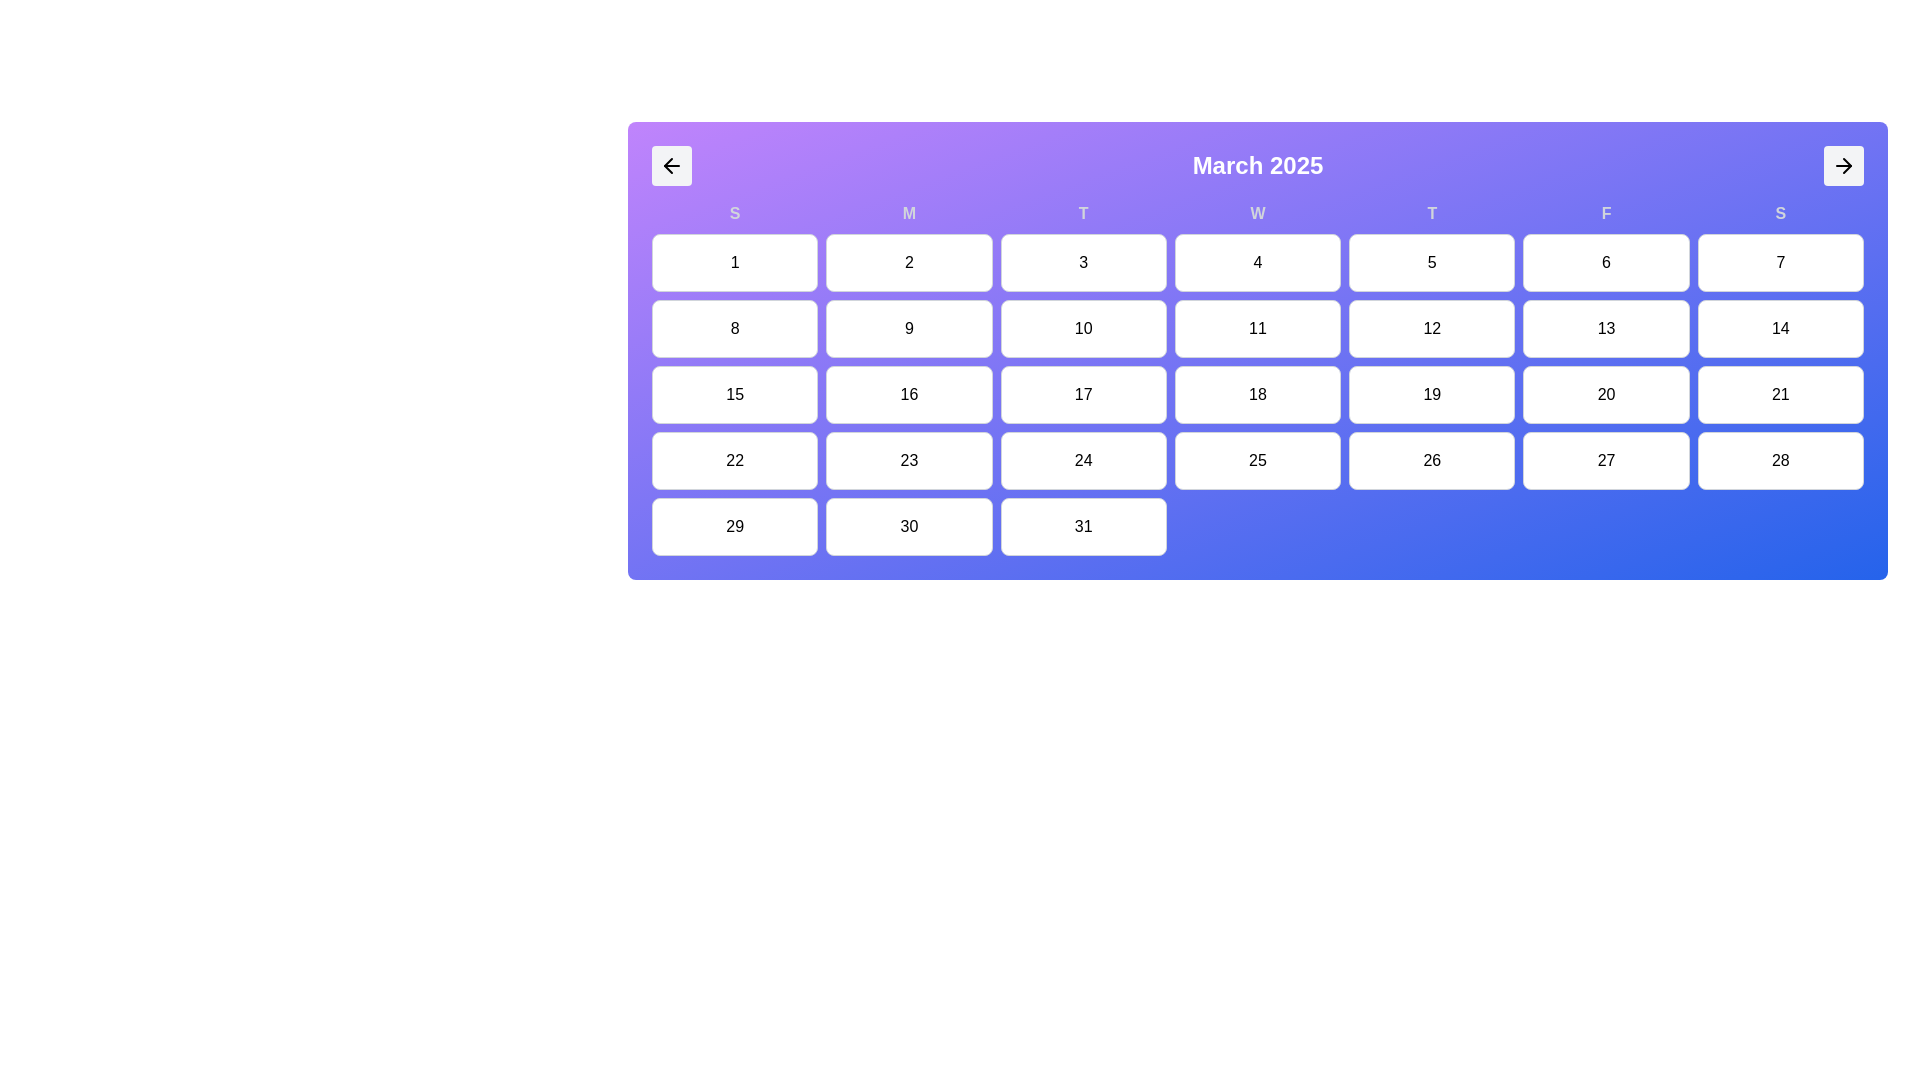 This screenshot has width=1920, height=1080. Describe the element at coordinates (734, 394) in the screenshot. I see `the static display box representing the date '15' in the calendar grid, located in the third row and first column` at that location.